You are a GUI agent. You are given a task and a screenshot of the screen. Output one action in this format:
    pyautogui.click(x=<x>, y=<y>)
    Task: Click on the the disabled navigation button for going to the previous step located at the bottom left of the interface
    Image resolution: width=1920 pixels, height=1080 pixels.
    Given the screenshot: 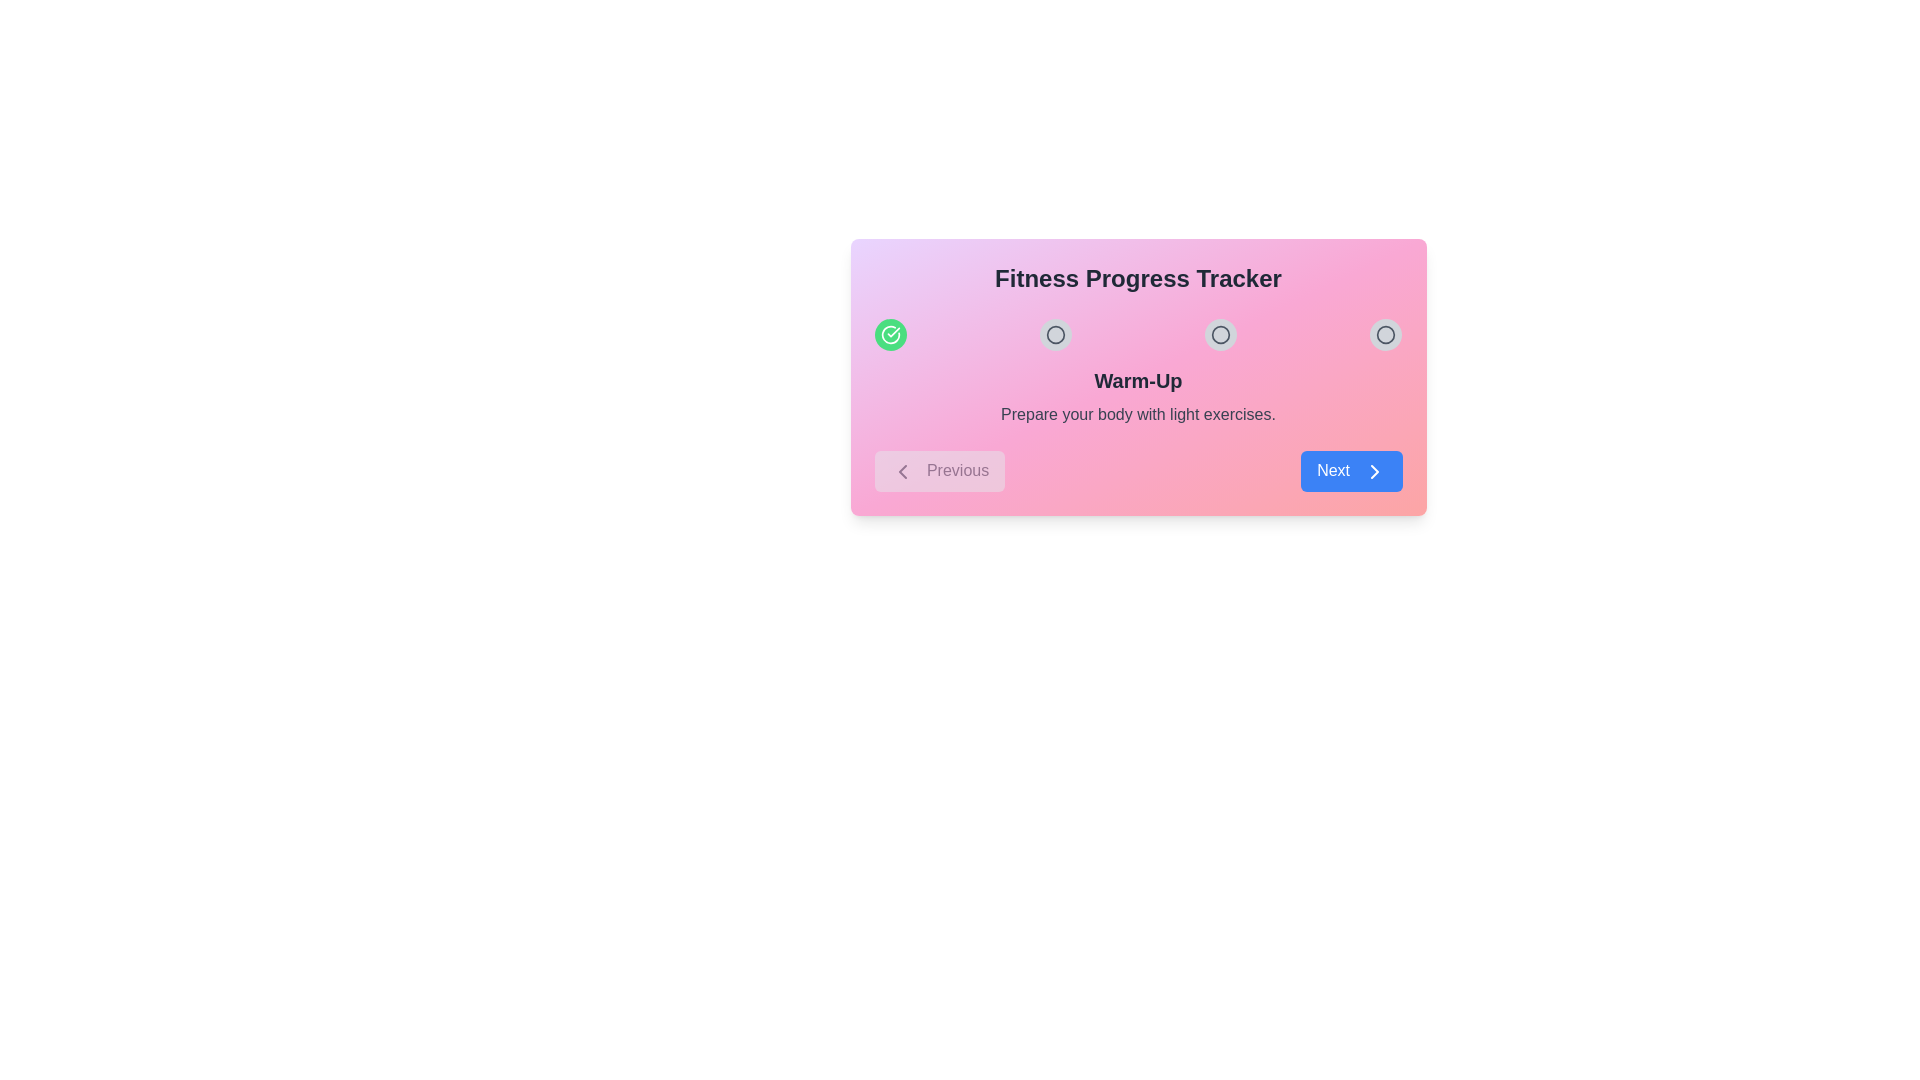 What is the action you would take?
    pyautogui.click(x=938, y=471)
    